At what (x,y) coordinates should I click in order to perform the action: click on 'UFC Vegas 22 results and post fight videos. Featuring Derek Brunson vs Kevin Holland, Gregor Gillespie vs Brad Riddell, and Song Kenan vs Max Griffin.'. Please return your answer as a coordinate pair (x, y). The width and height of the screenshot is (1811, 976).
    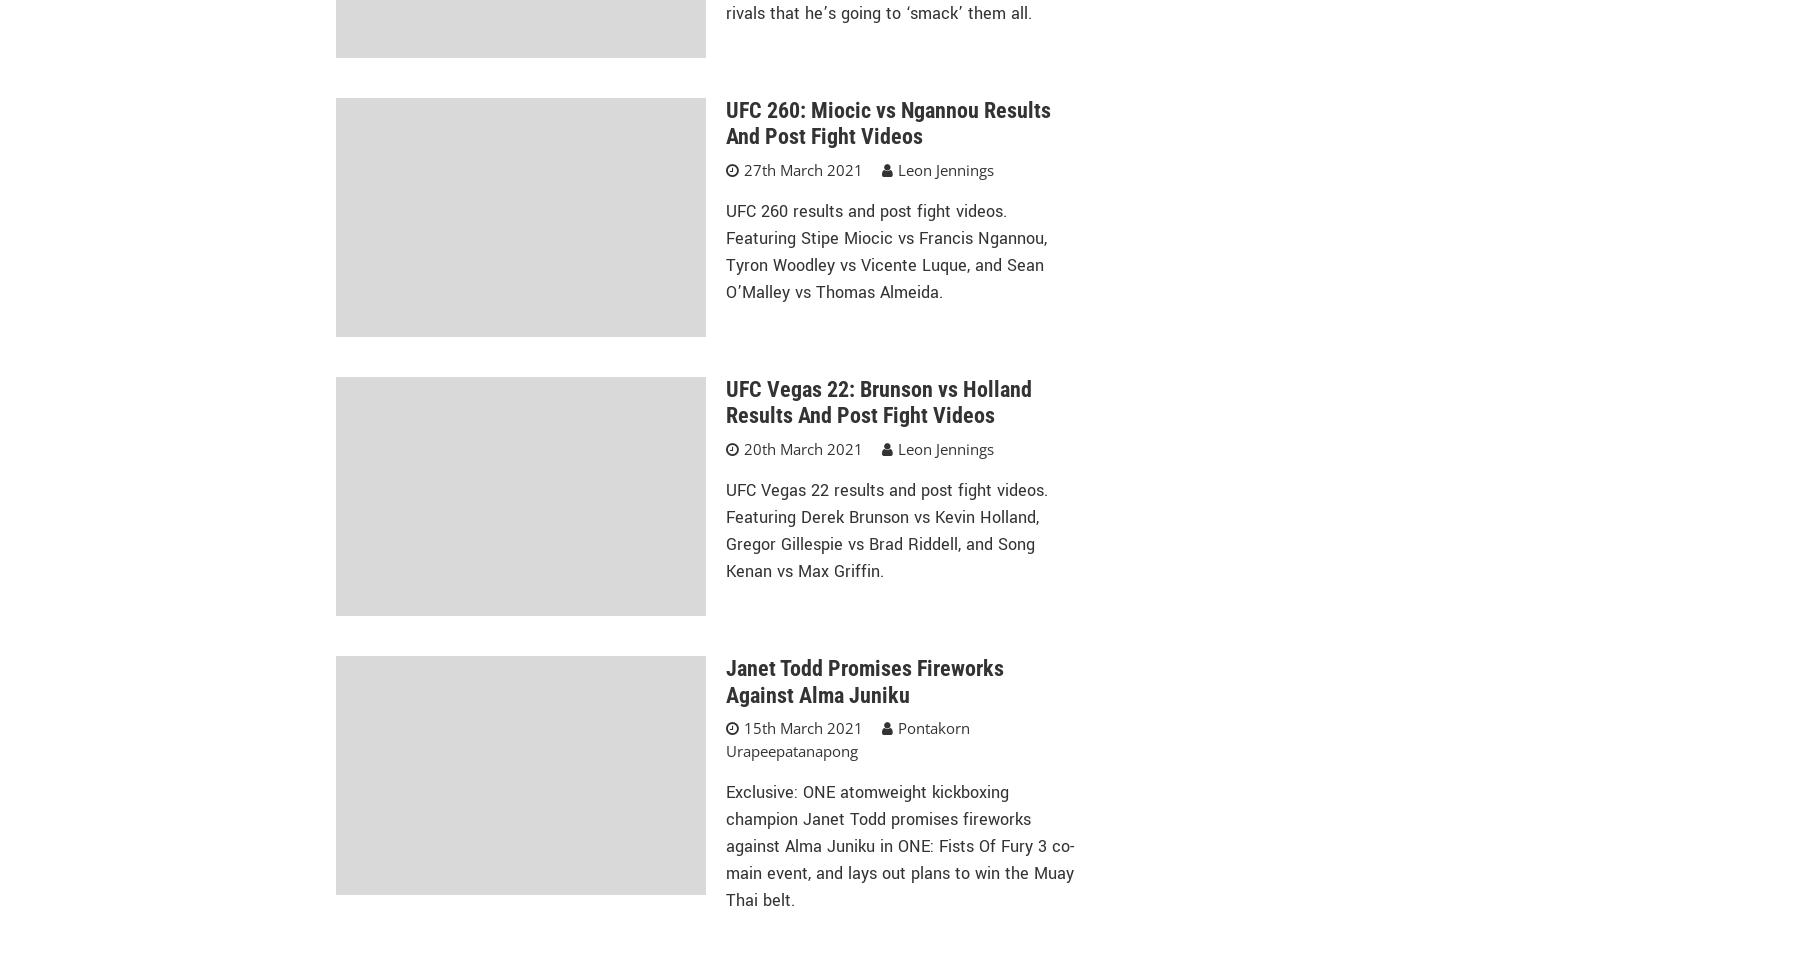
    Looking at the image, I should click on (885, 531).